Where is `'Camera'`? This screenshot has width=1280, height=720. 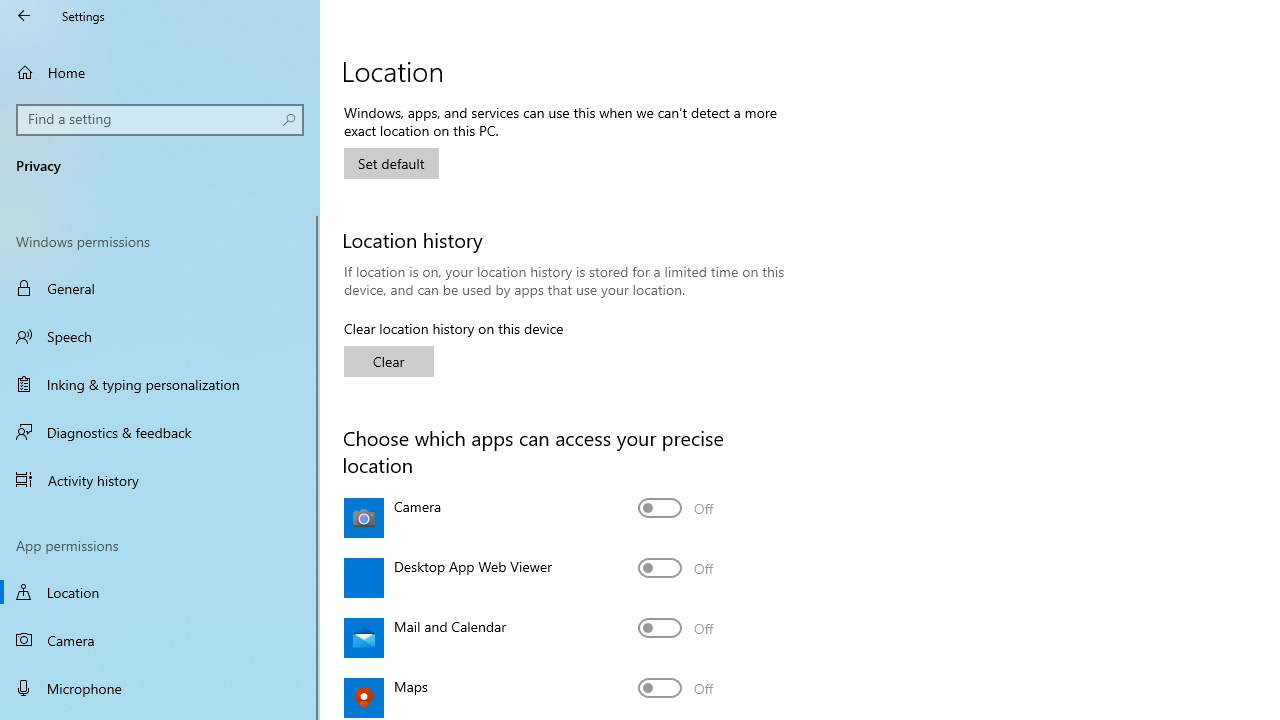
'Camera' is located at coordinates (675, 506).